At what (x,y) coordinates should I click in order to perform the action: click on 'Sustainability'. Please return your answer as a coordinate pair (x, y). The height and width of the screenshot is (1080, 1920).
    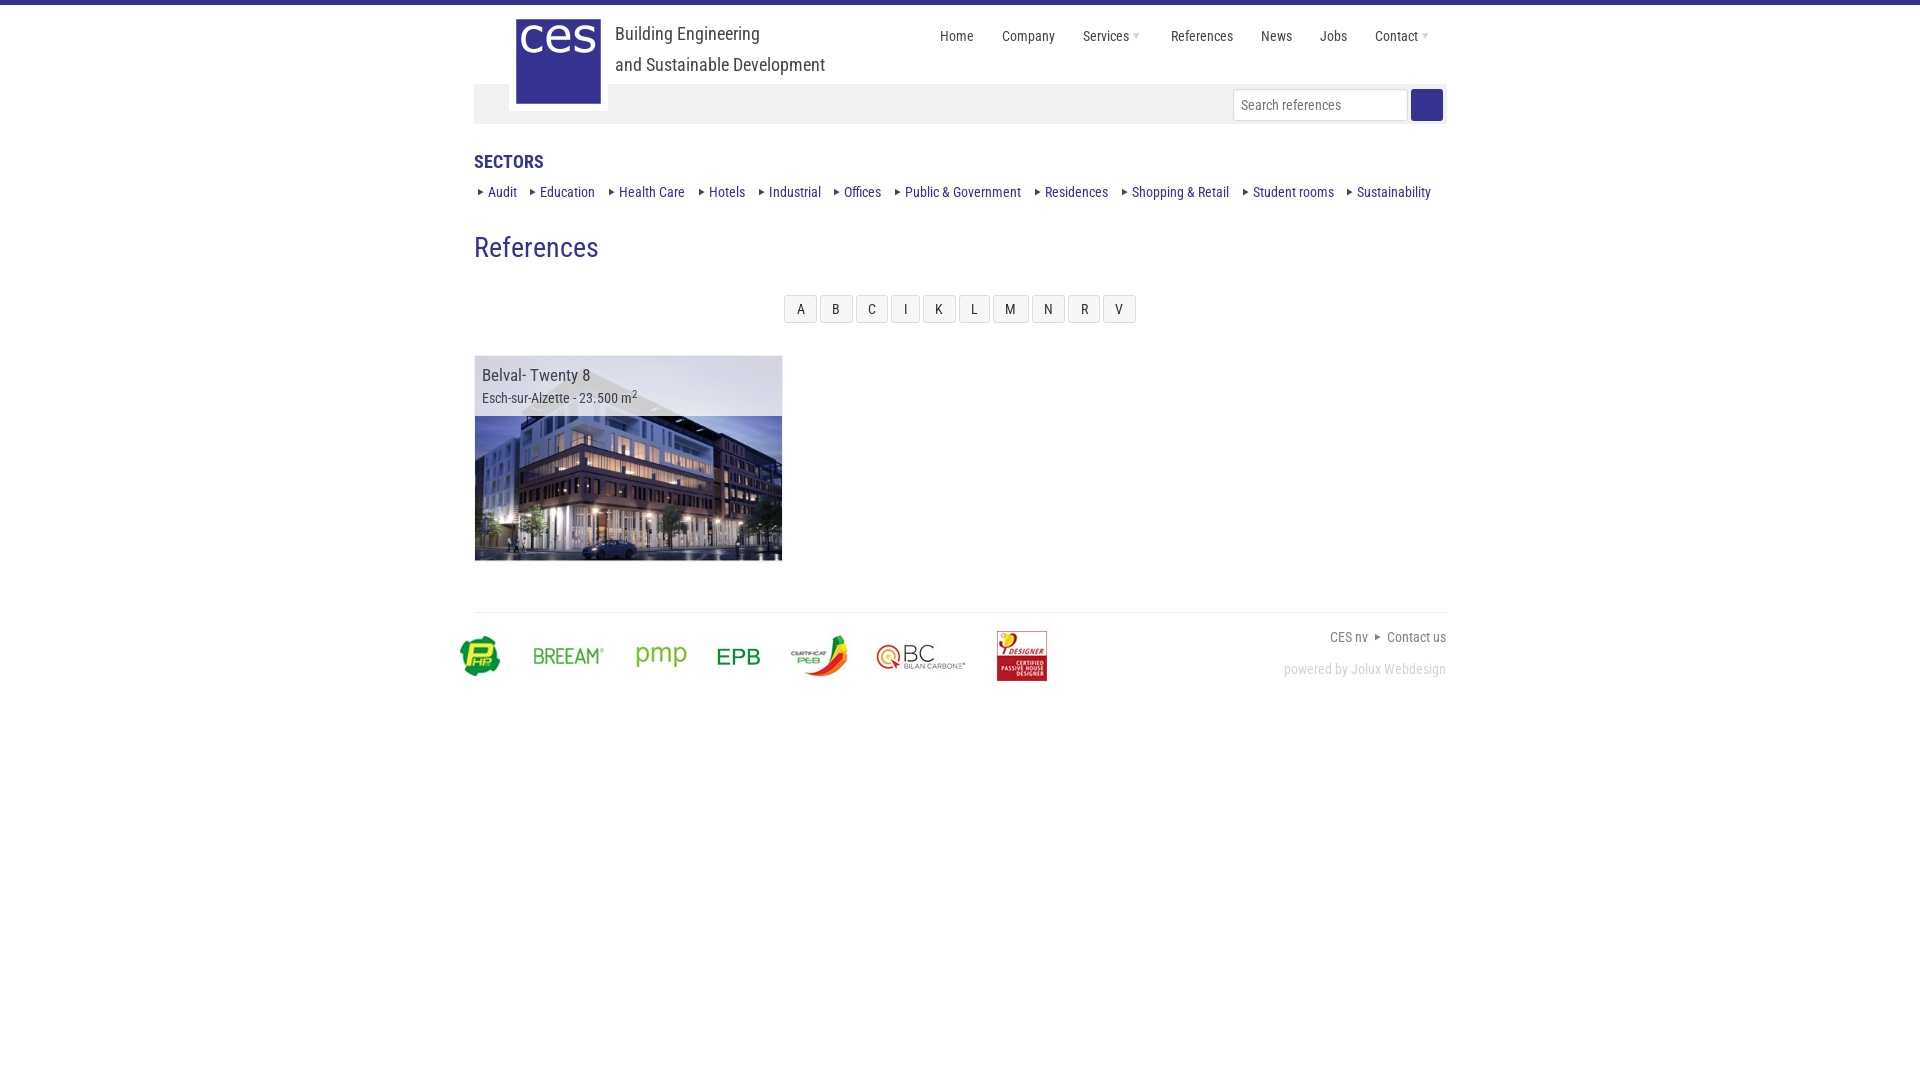
    Looking at the image, I should click on (1392, 192).